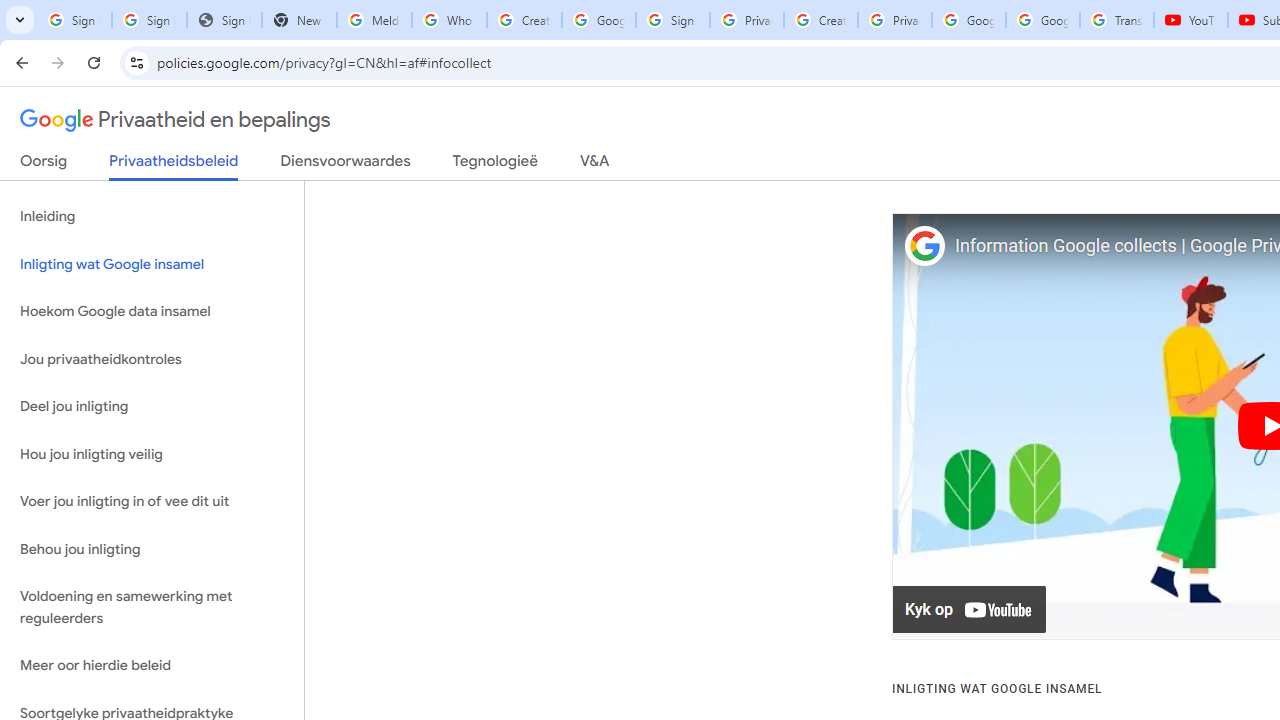 The image size is (1280, 720). What do you see at coordinates (151, 454) in the screenshot?
I see `'Hou jou inligting veilig'` at bounding box center [151, 454].